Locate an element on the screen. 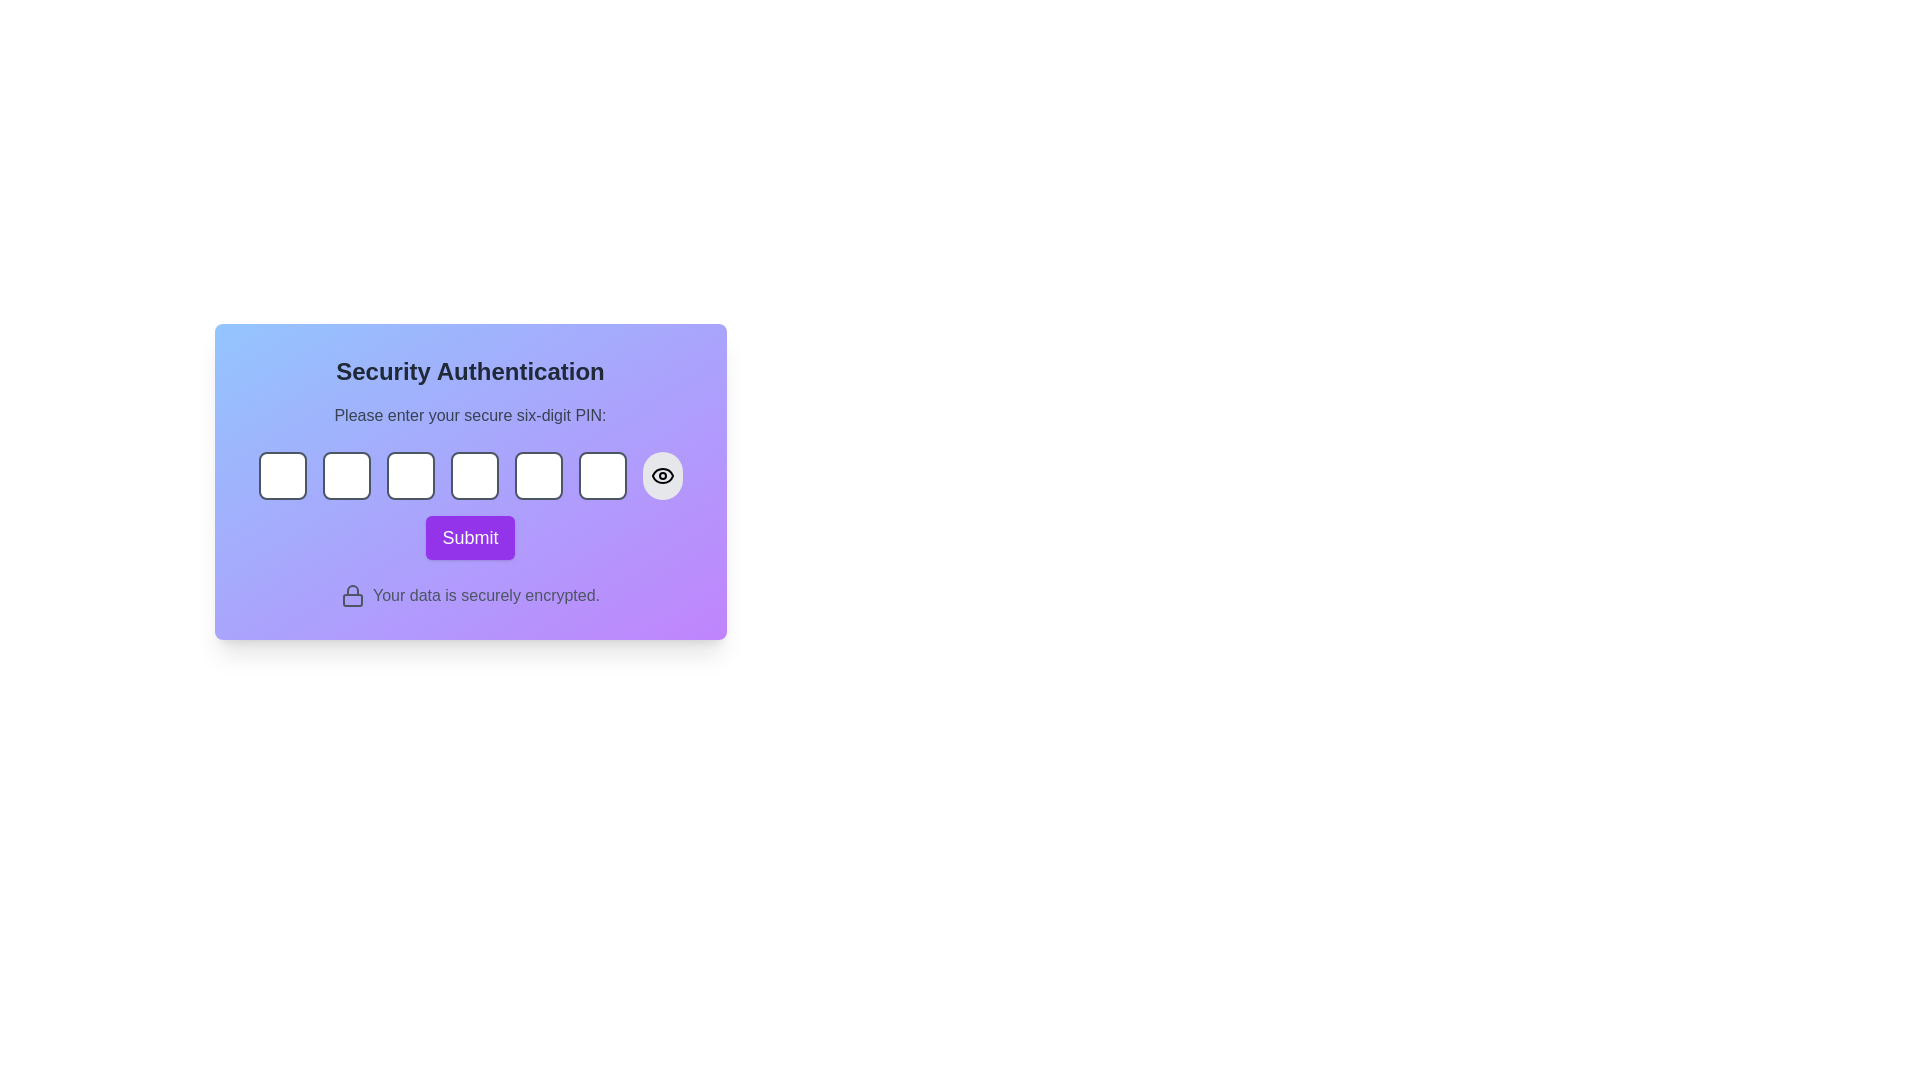  the fourth PIN input box, which is a rectangular field for entering a password, to focus on it is located at coordinates (469, 482).